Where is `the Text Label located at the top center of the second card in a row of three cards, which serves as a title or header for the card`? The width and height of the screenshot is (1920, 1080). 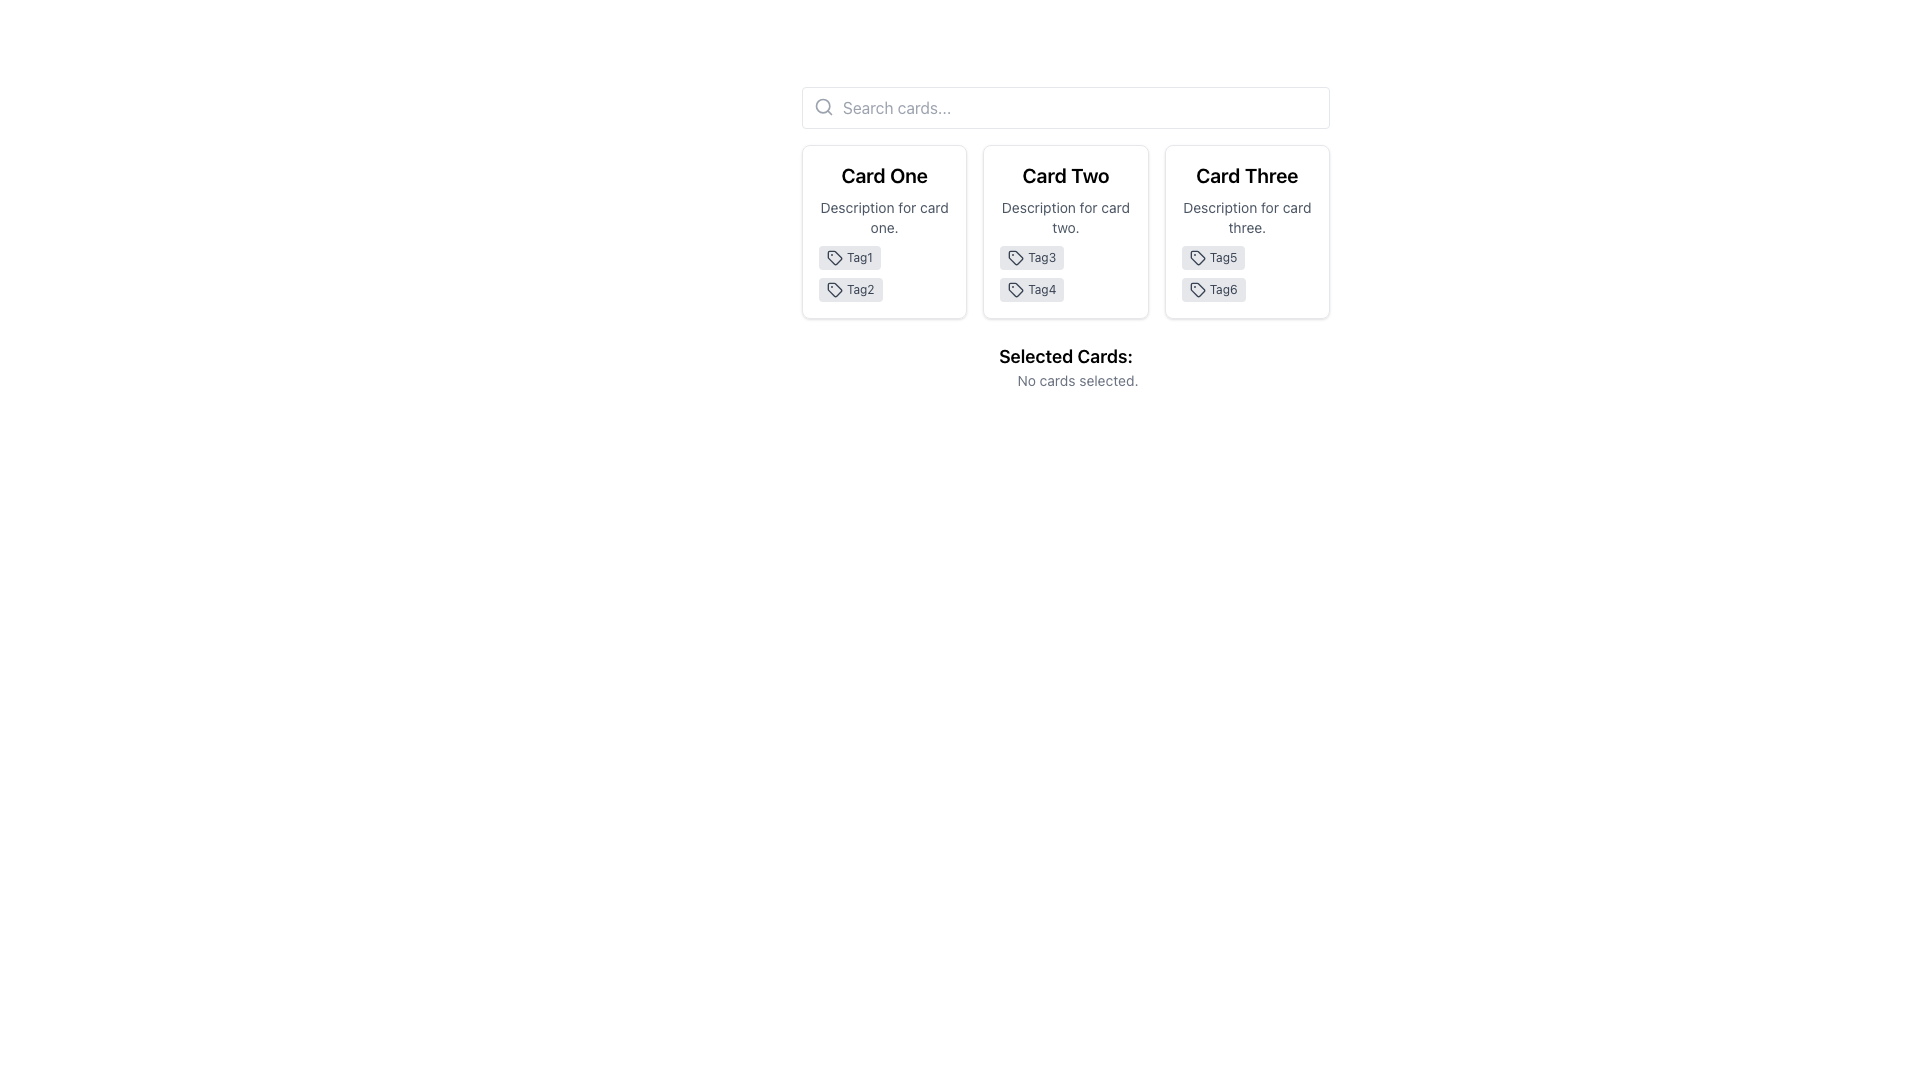
the Text Label located at the top center of the second card in a row of three cards, which serves as a title or header for the card is located at coordinates (1064, 175).